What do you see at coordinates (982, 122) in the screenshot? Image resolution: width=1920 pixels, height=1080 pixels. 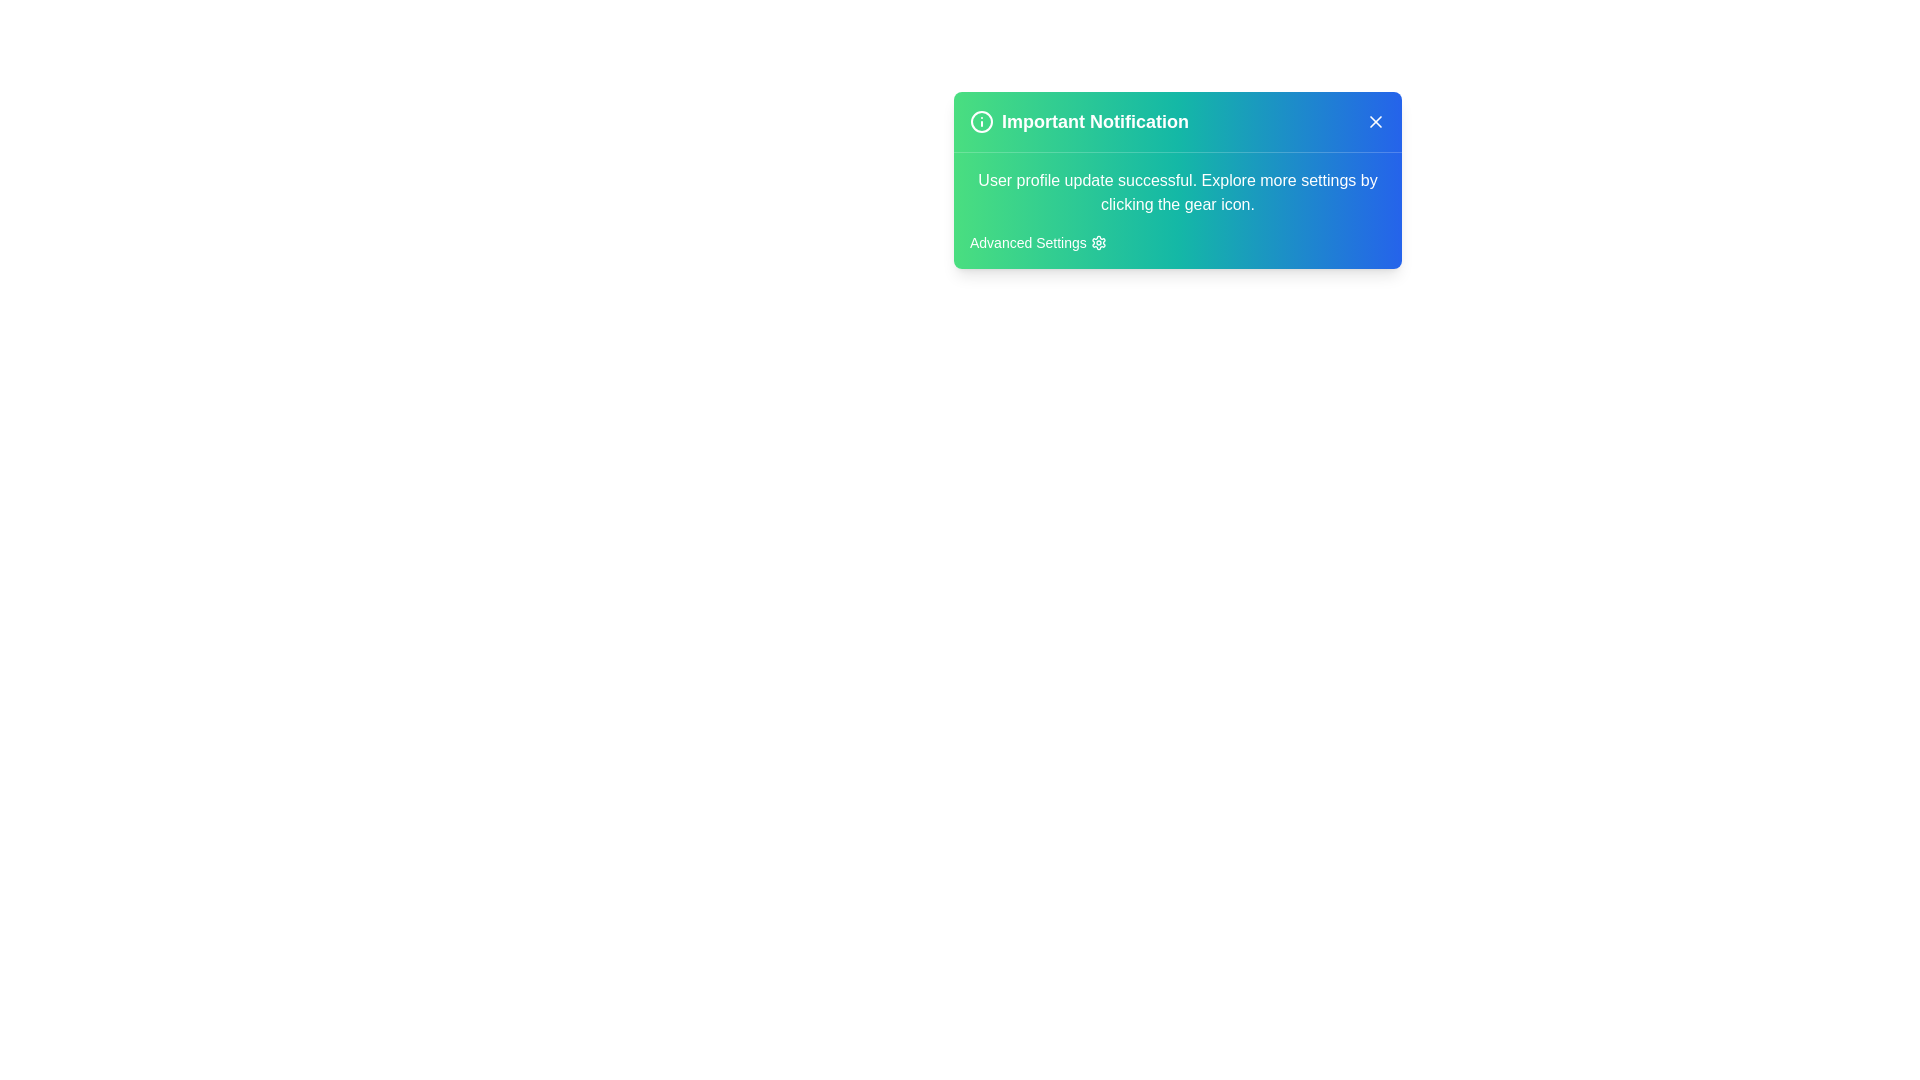 I see `the info icon in the DynamicAlert component` at bounding box center [982, 122].